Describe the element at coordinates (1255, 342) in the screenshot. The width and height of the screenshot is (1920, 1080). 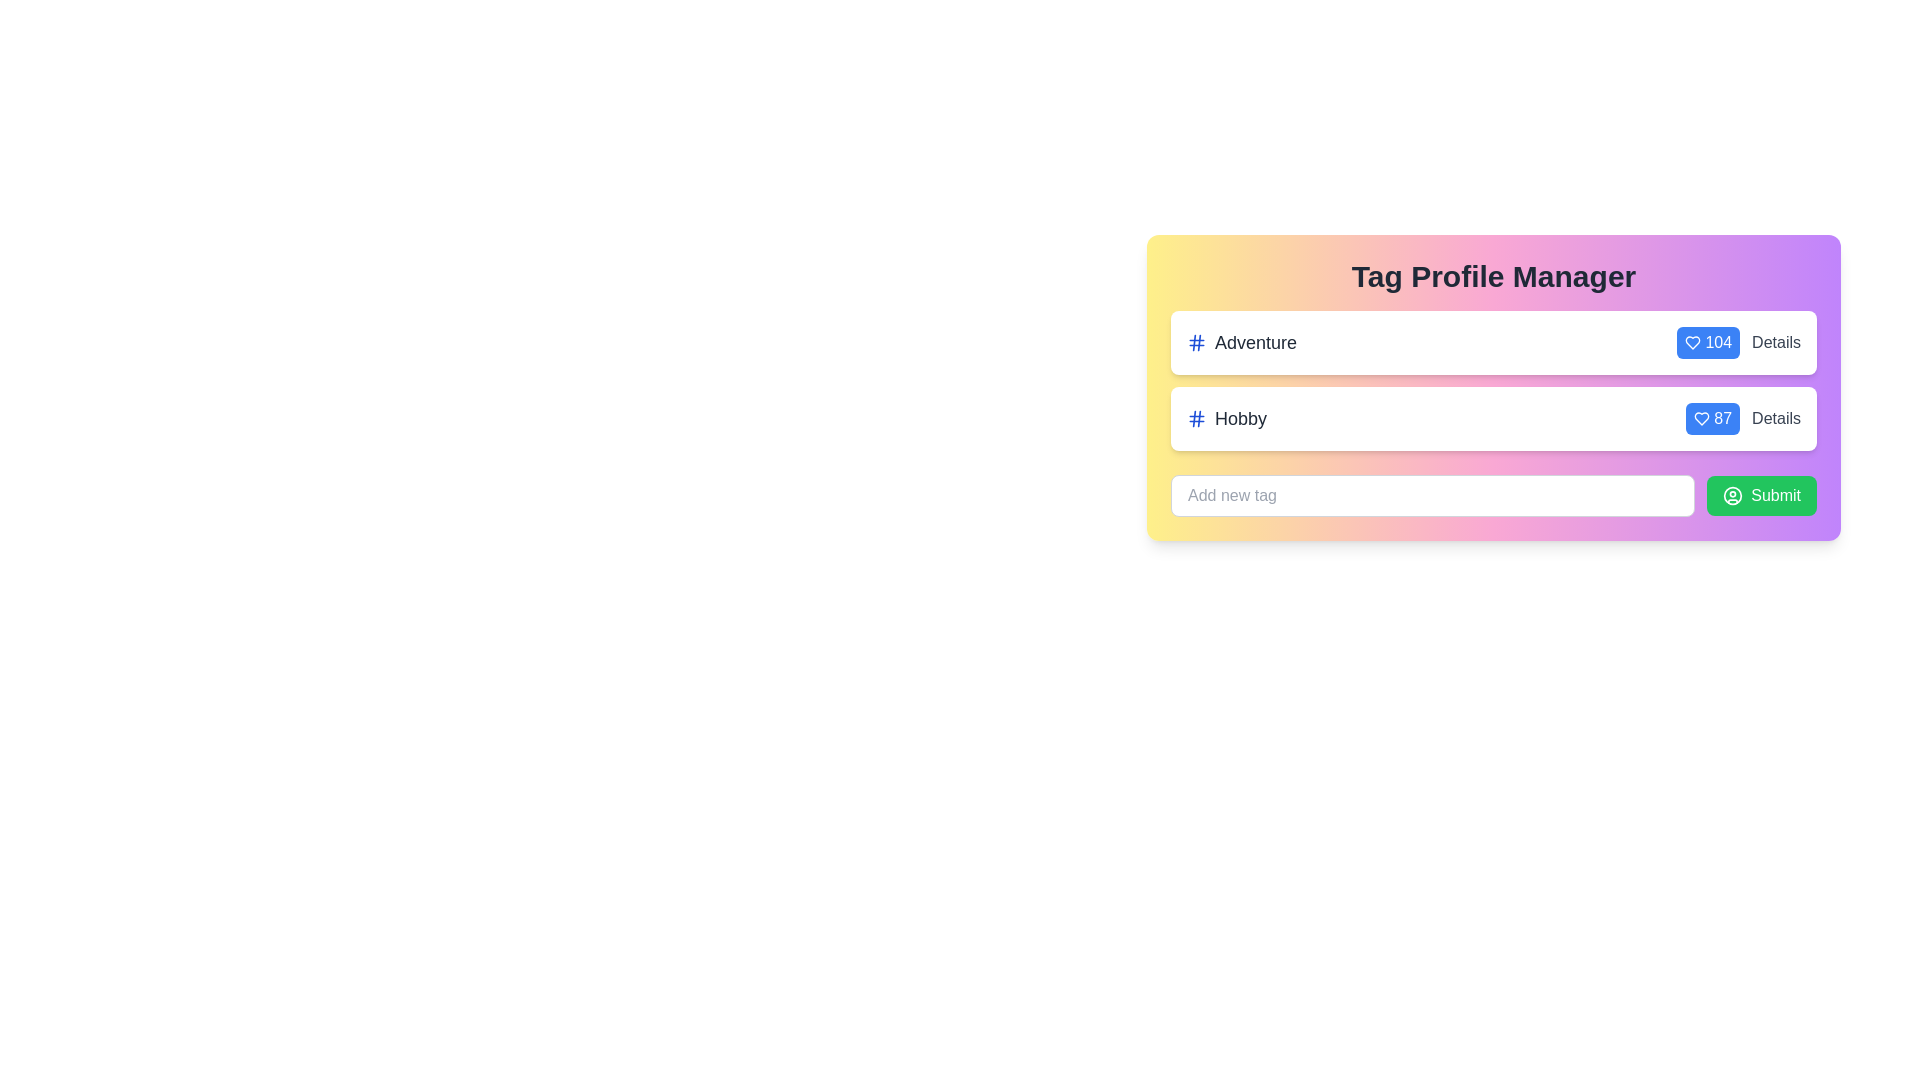
I see `the 'Adventure' text label, which is the first item in the tag list and is located adjacent to a blue icon` at that location.